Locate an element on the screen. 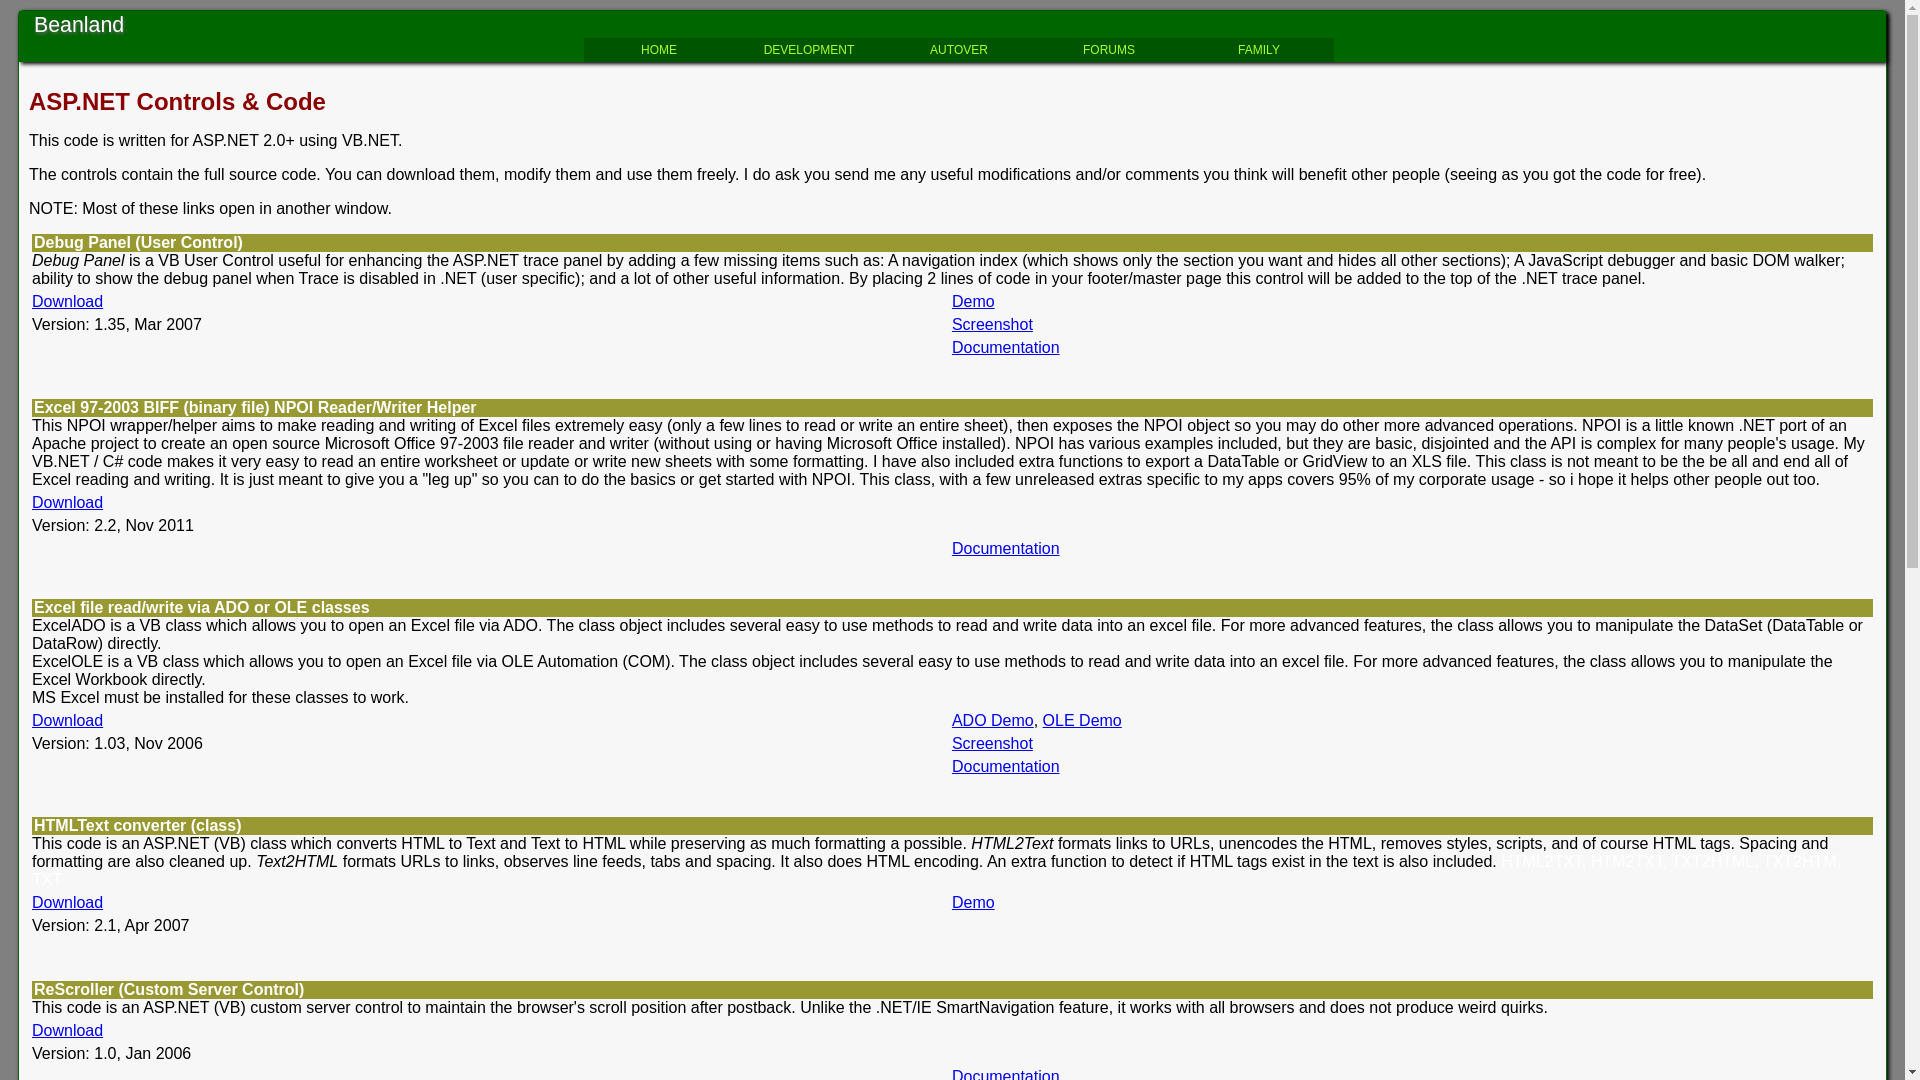  'Demo' is located at coordinates (973, 902).